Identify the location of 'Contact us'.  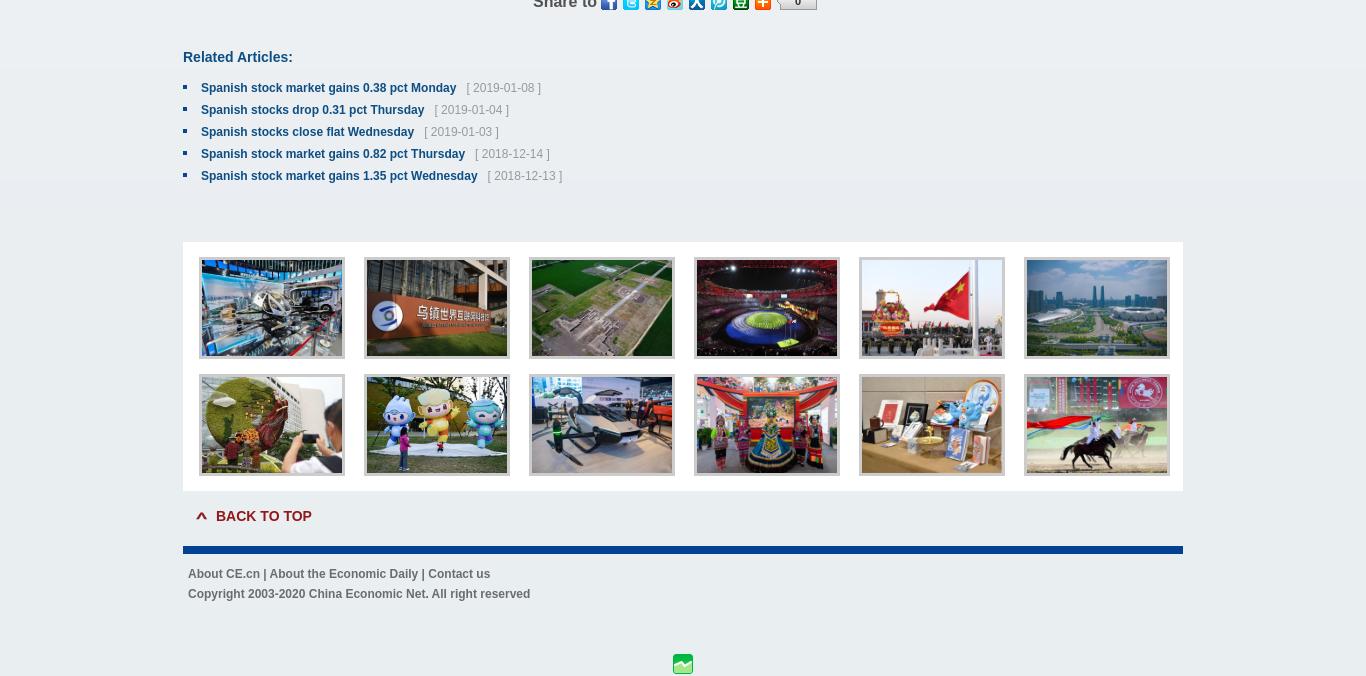
(458, 572).